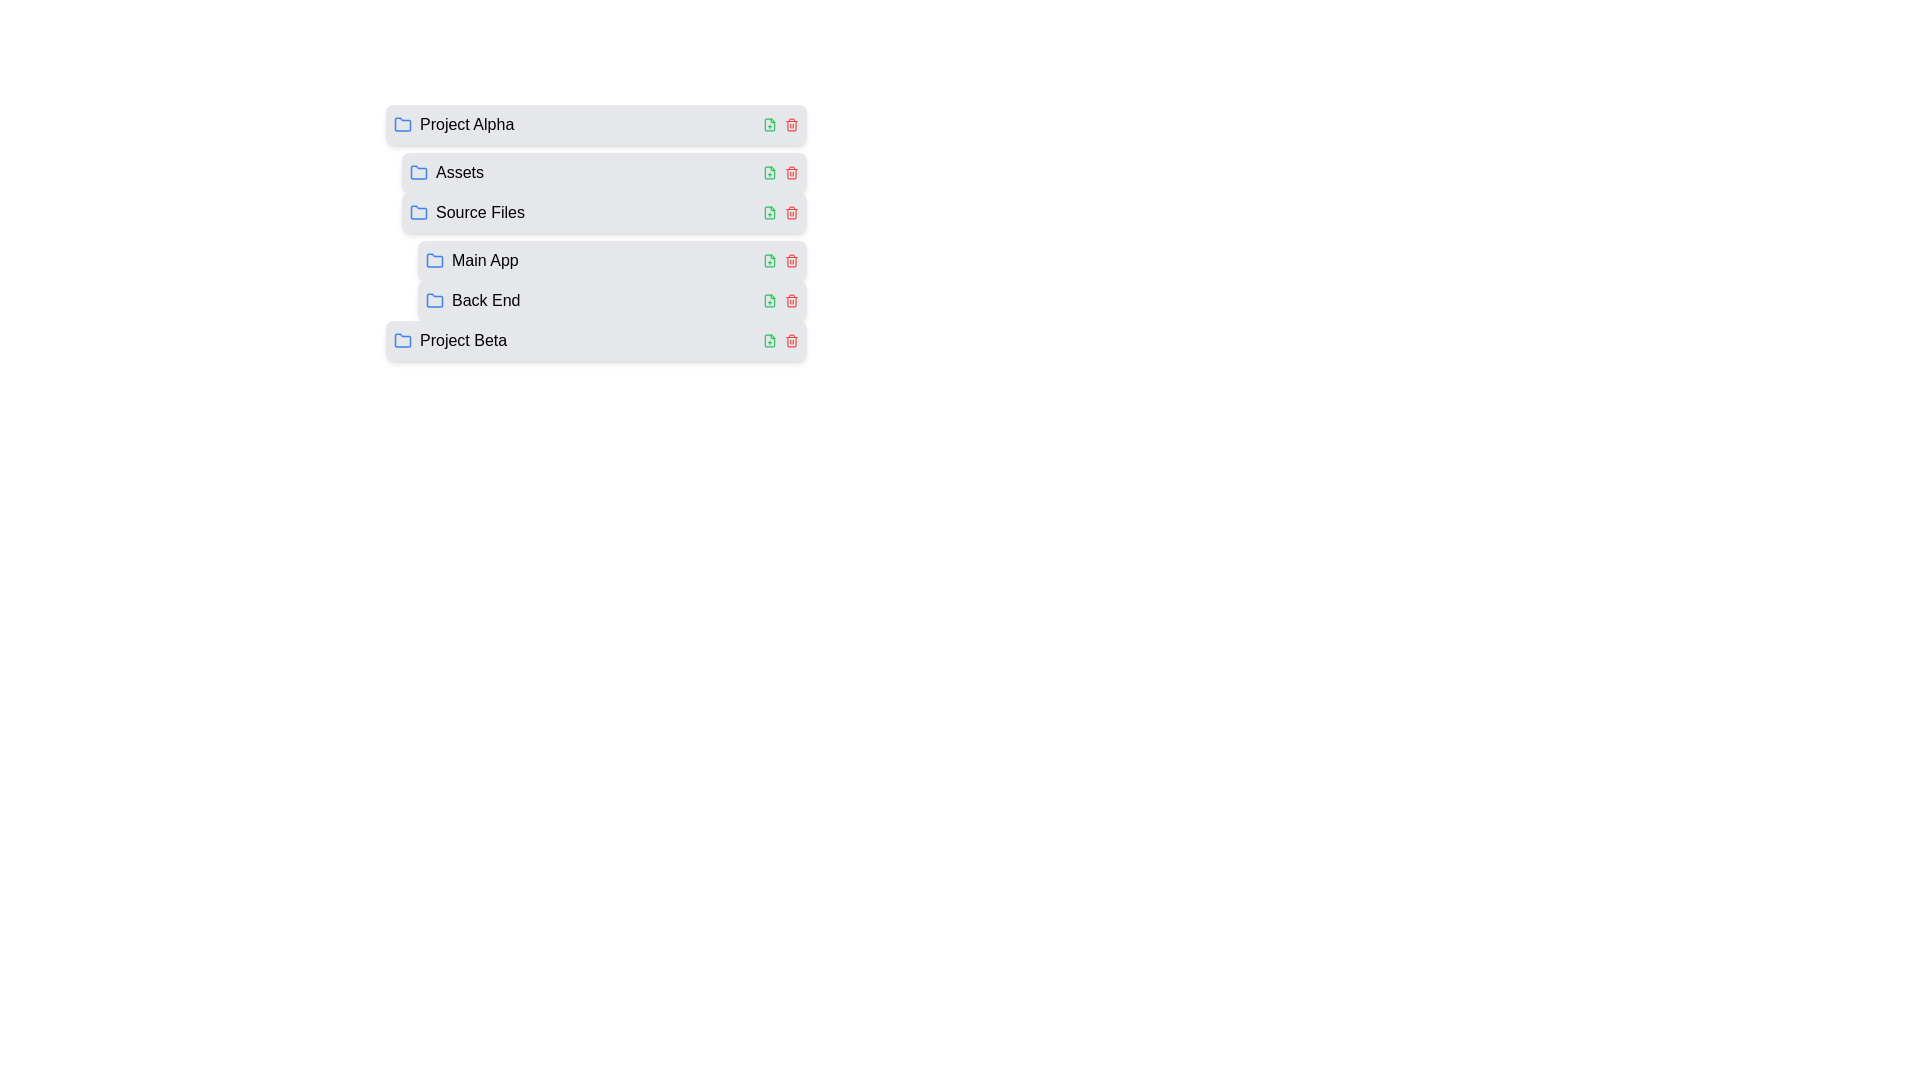  I want to click on the folder icon representing the 'Main App' project in the vertically stacked list, so click(471, 260).